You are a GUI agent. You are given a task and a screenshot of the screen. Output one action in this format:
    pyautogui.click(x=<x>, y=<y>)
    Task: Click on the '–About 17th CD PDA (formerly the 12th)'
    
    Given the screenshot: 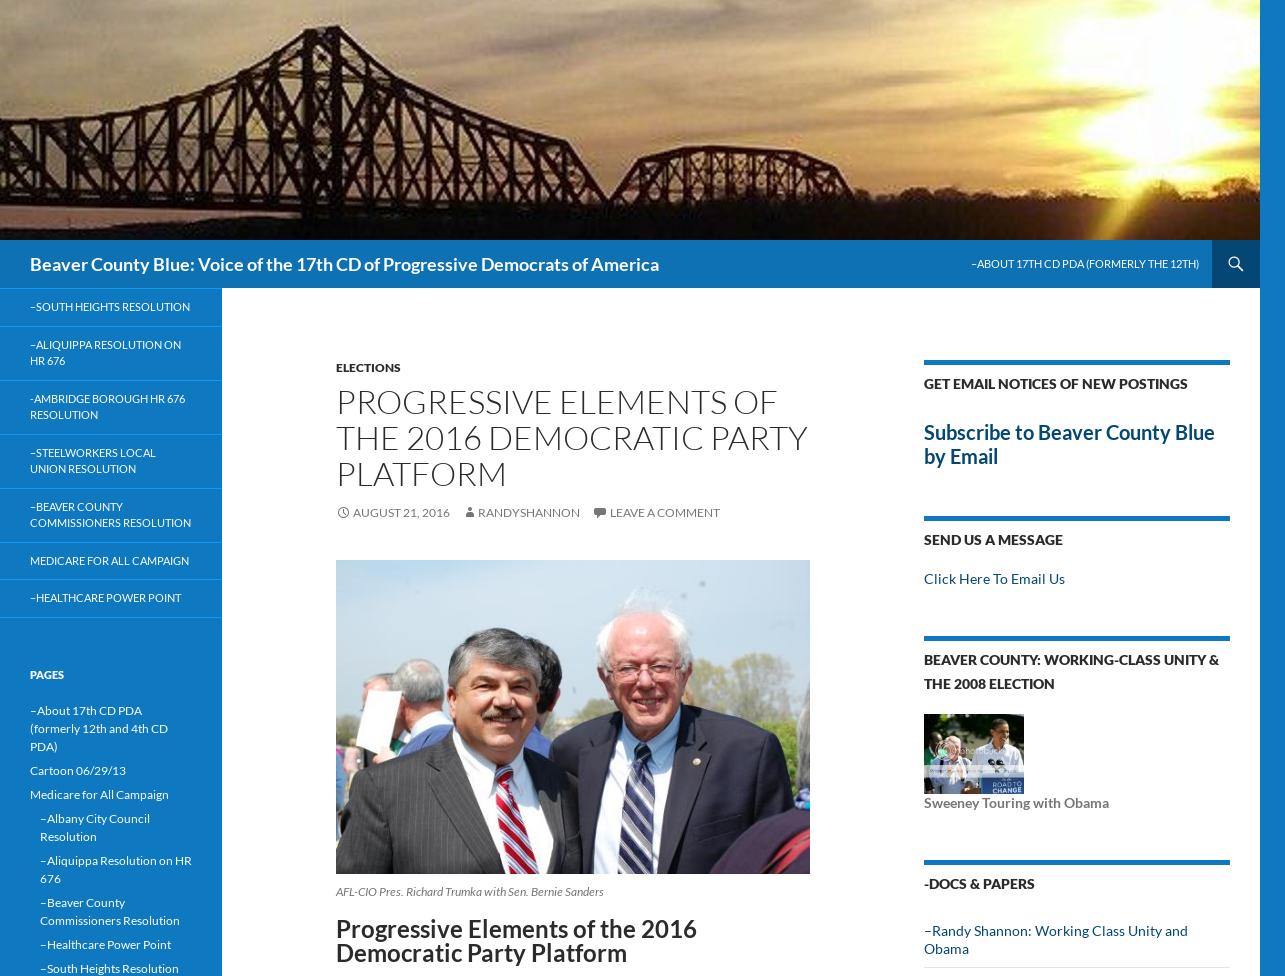 What is the action you would take?
    pyautogui.click(x=1084, y=263)
    